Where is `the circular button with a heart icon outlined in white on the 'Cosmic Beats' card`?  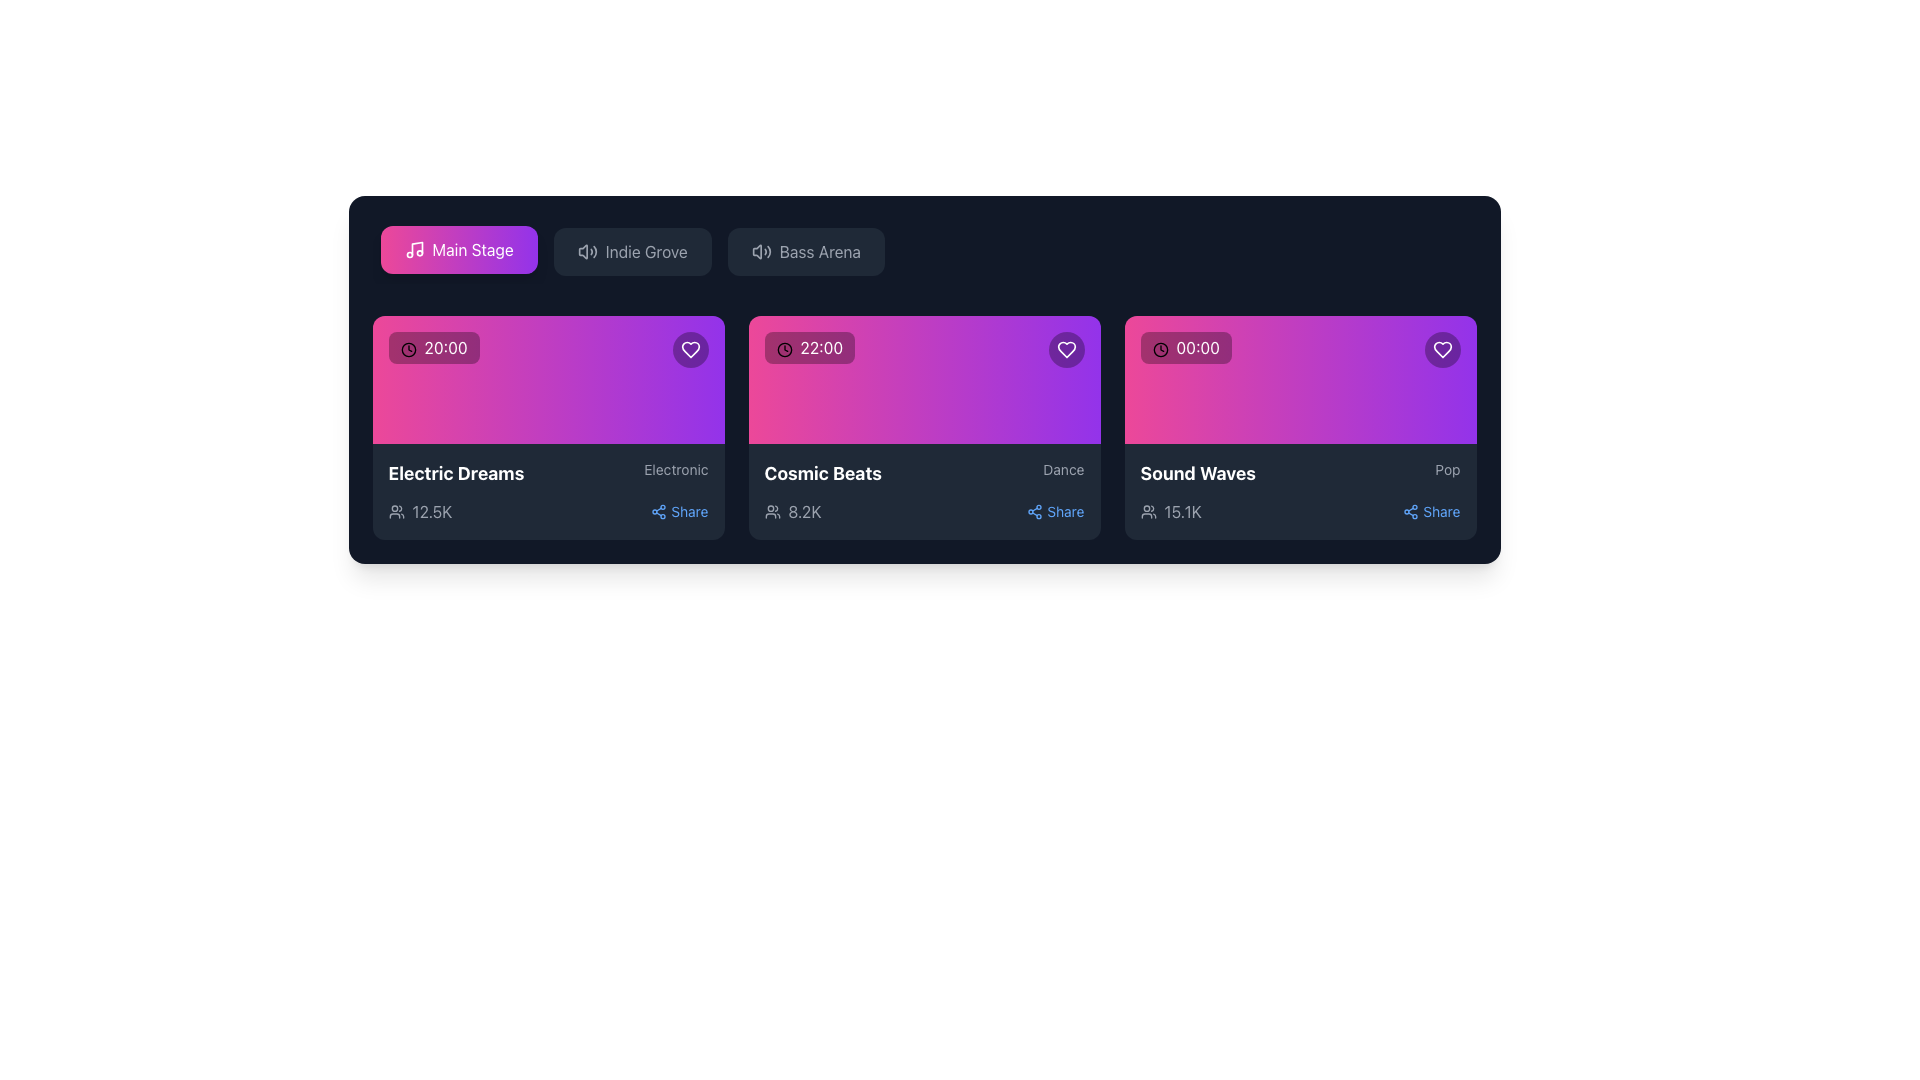
the circular button with a heart icon outlined in white on the 'Cosmic Beats' card is located at coordinates (1065, 349).